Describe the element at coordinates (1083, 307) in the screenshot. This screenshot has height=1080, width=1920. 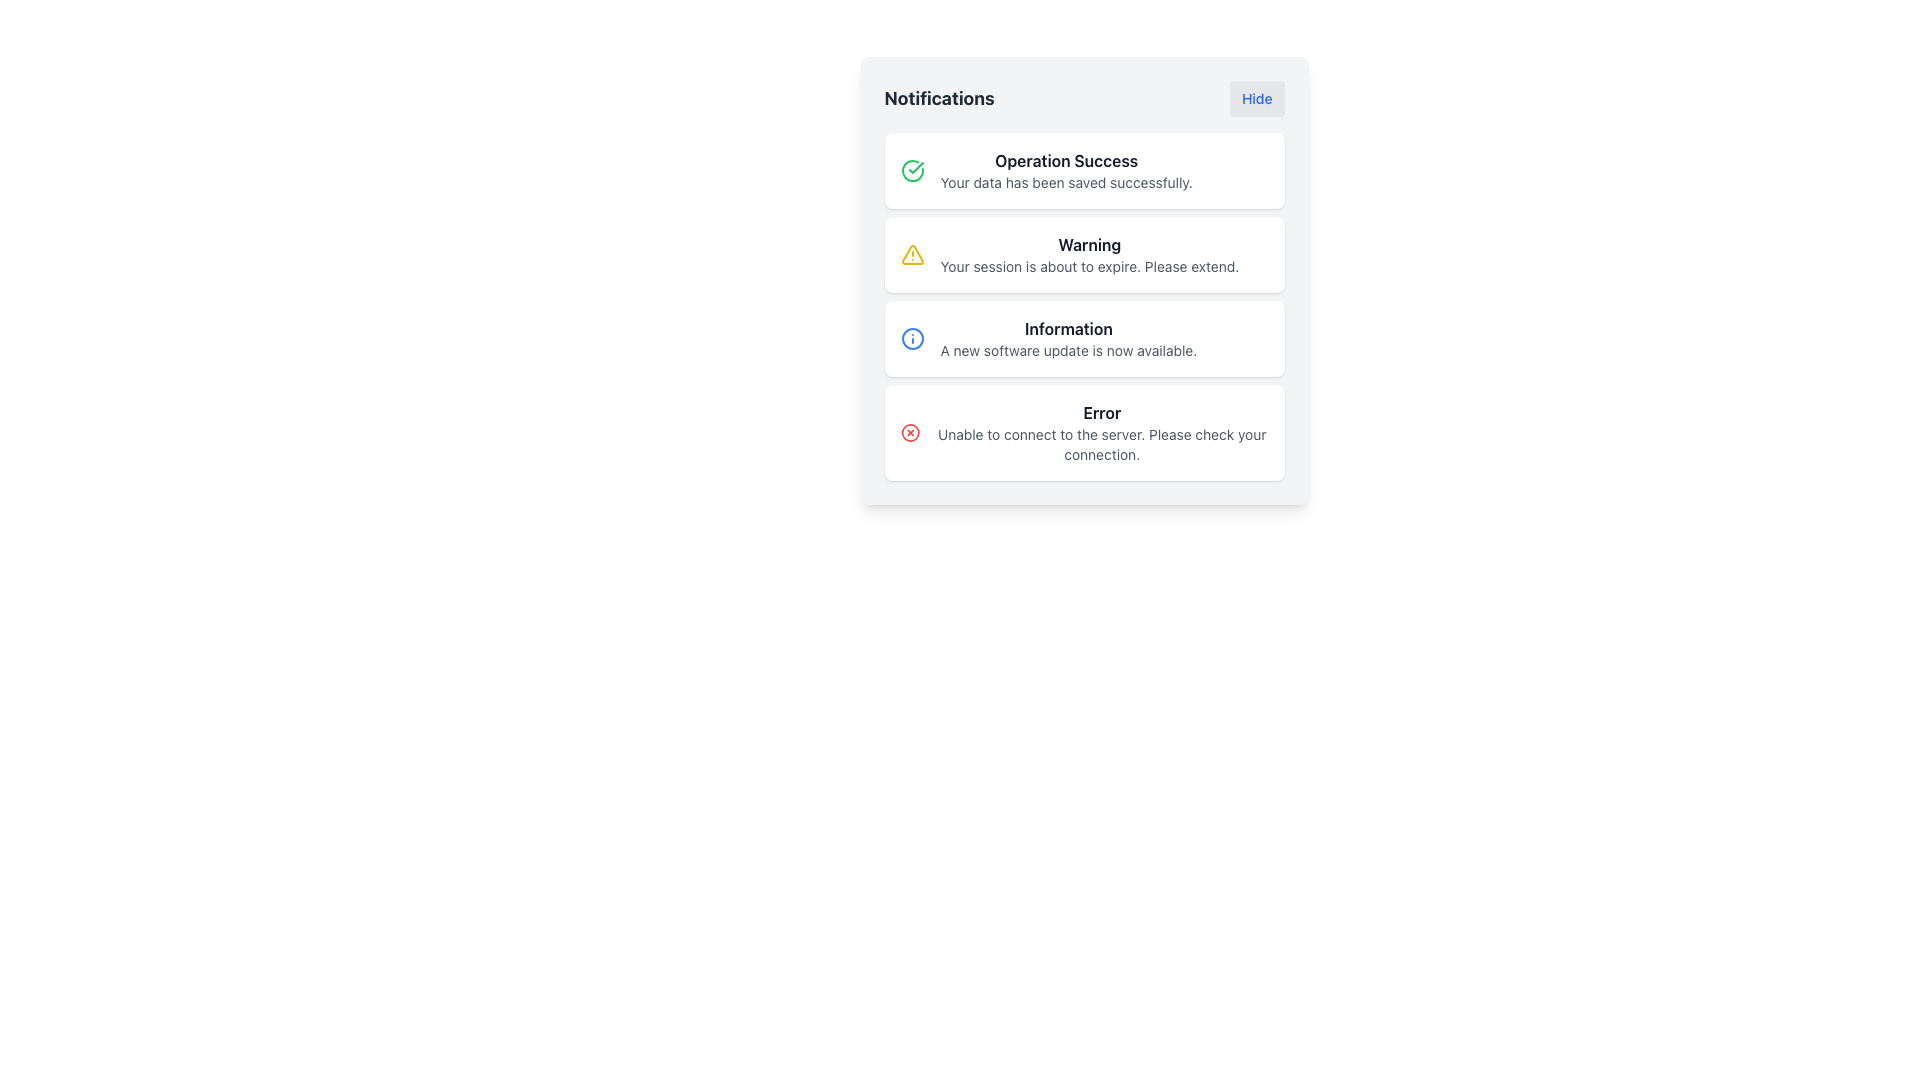
I see `notifications from the Notification Group, which is the third item in the vertically aligned list inside the 'Notifications' card` at that location.